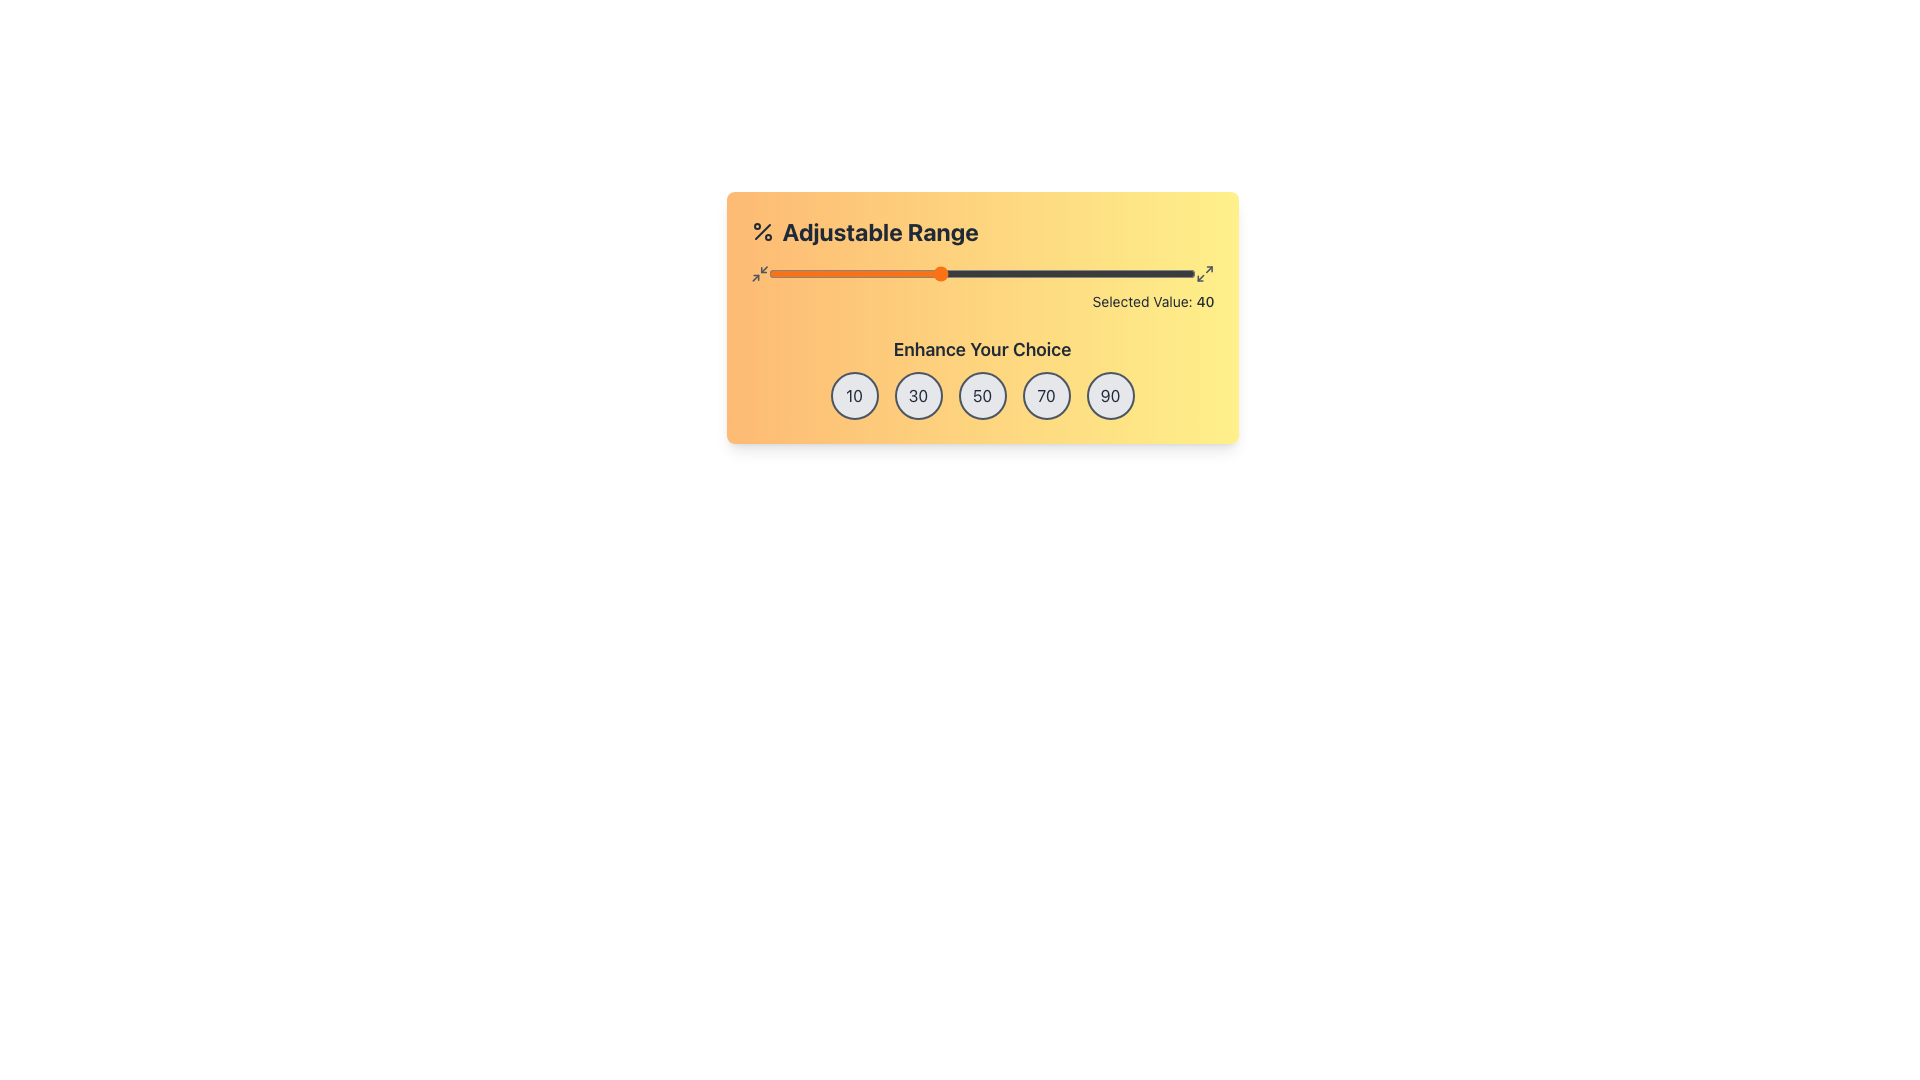 The image size is (1920, 1080). Describe the element at coordinates (934, 273) in the screenshot. I see `the slider value` at that location.